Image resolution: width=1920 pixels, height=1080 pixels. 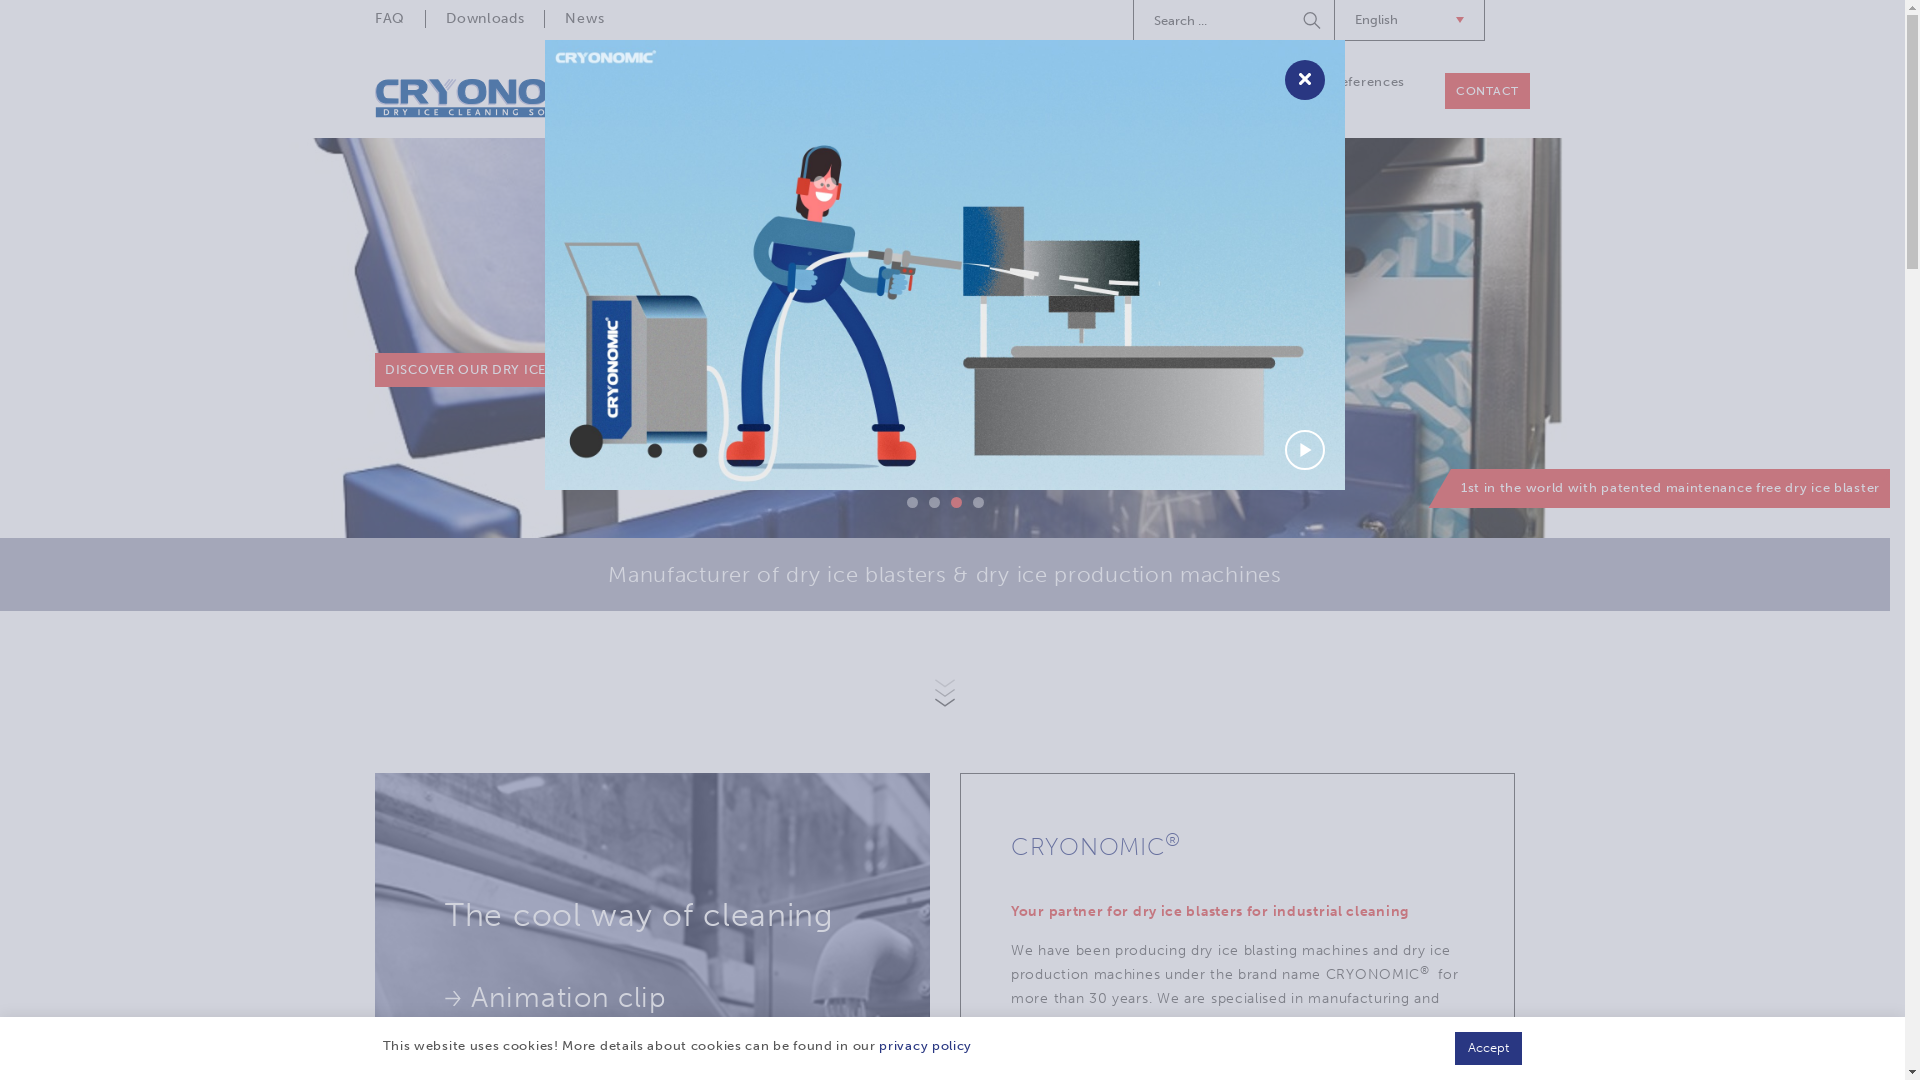 What do you see at coordinates (924, 1044) in the screenshot?
I see `'privacy policy'` at bounding box center [924, 1044].